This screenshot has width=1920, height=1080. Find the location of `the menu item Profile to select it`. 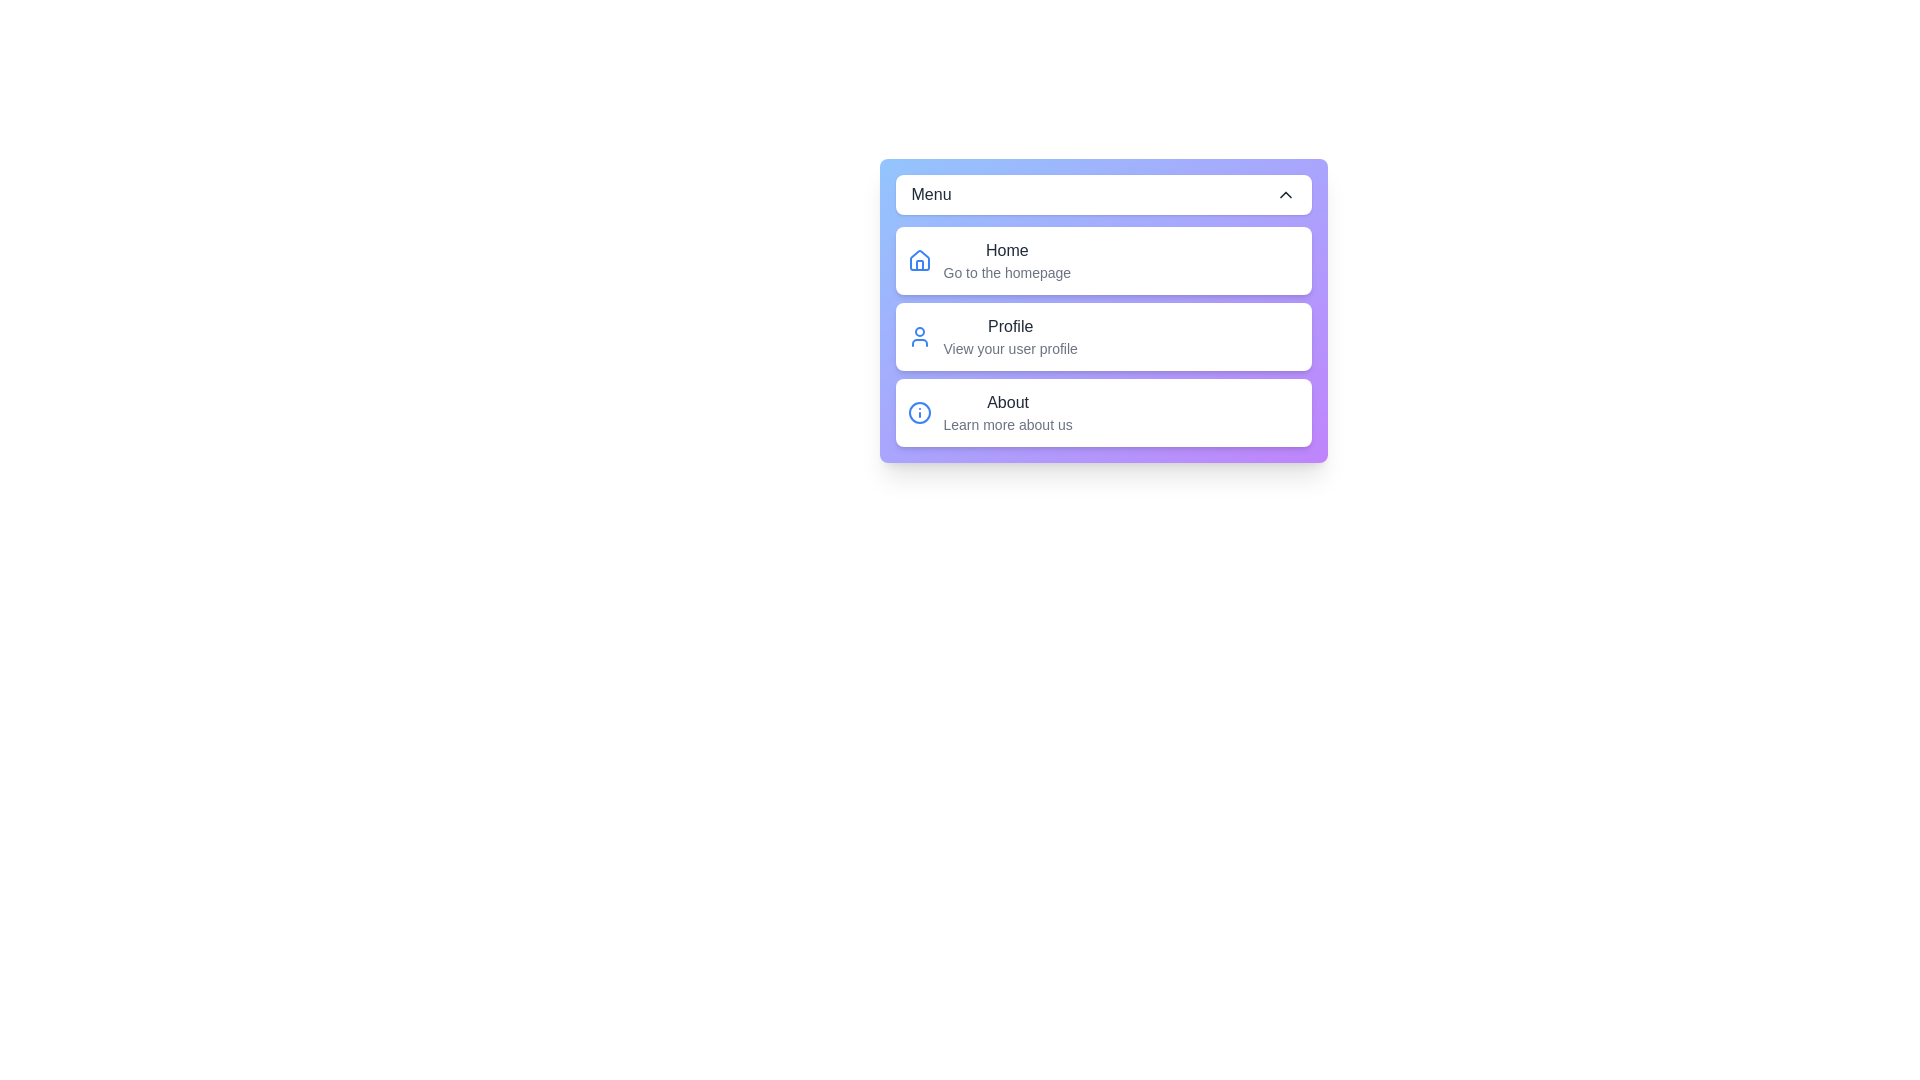

the menu item Profile to select it is located at coordinates (1102, 335).